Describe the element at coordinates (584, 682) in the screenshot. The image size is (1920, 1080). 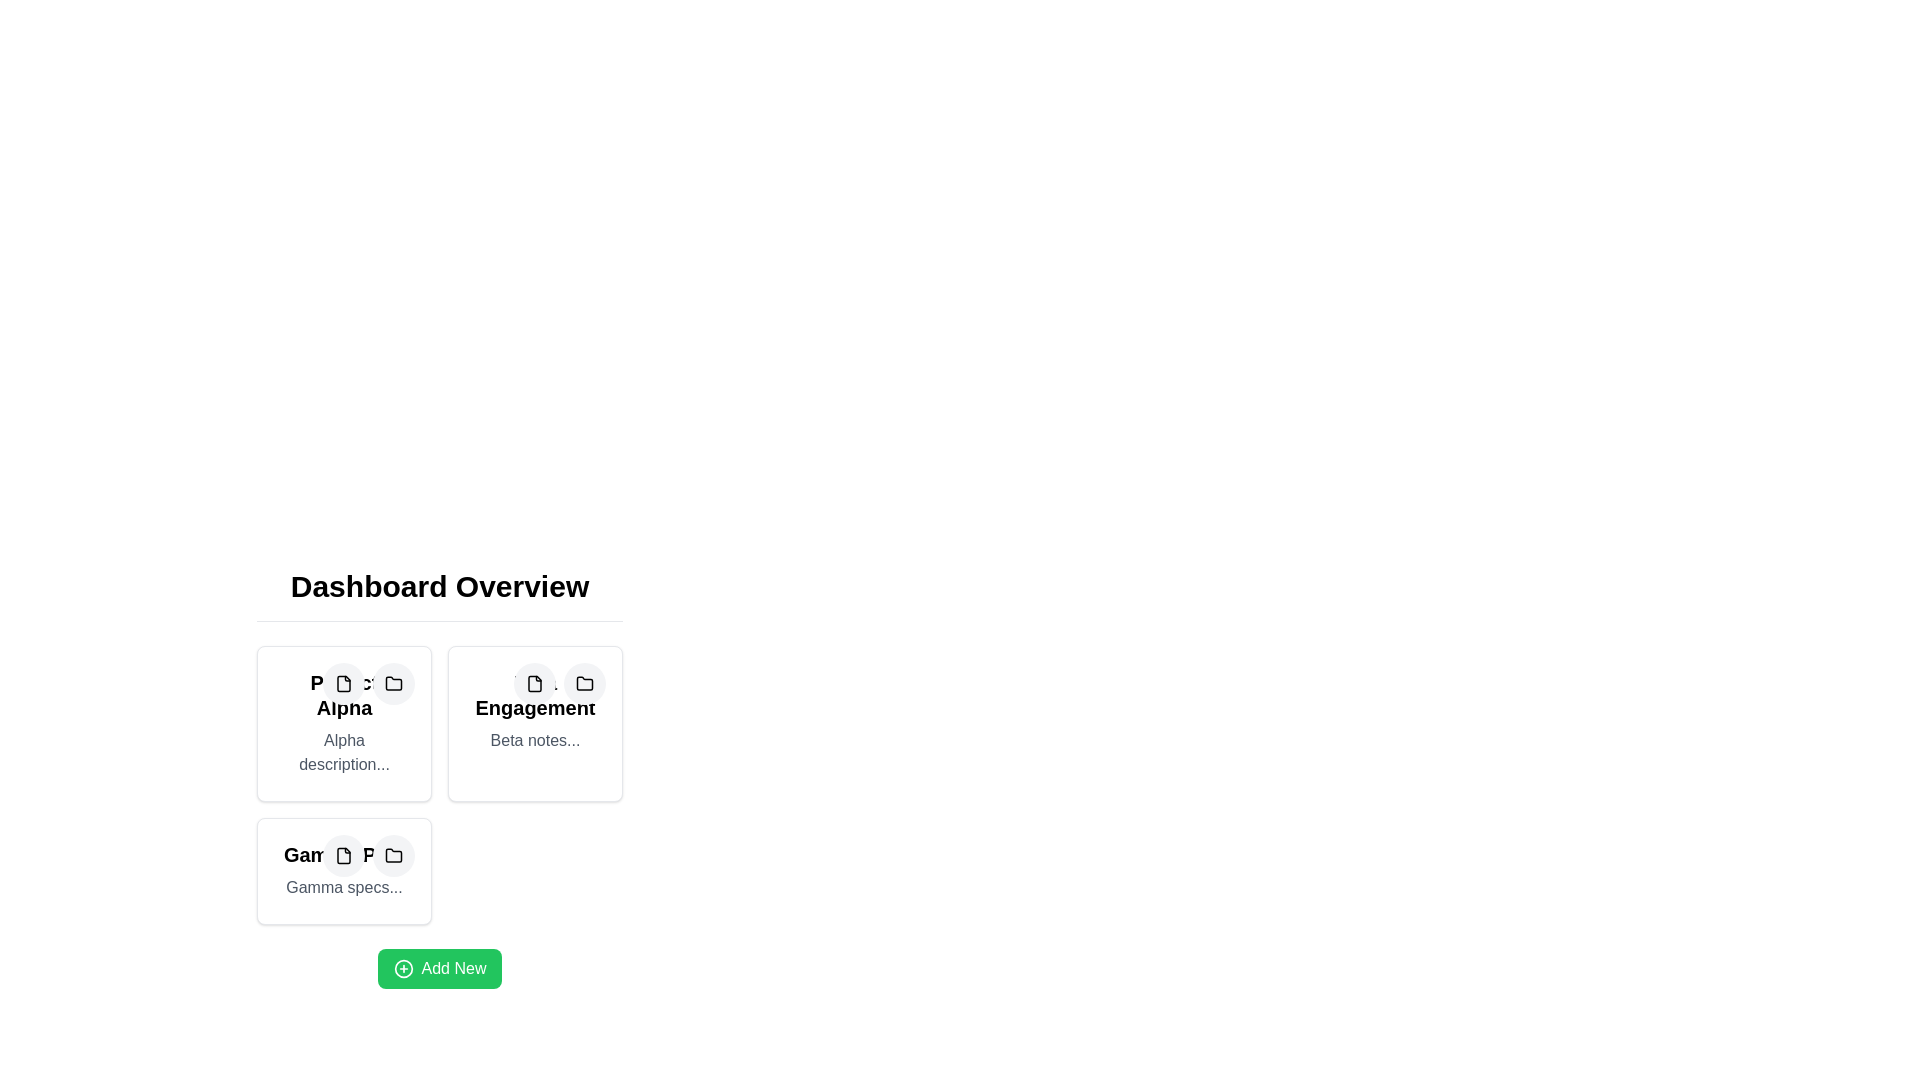
I see `the 'folder' icon, which is the third icon in a row within the 'Engagement' card located in the upper-right quadrant of the dashboard interface` at that location.